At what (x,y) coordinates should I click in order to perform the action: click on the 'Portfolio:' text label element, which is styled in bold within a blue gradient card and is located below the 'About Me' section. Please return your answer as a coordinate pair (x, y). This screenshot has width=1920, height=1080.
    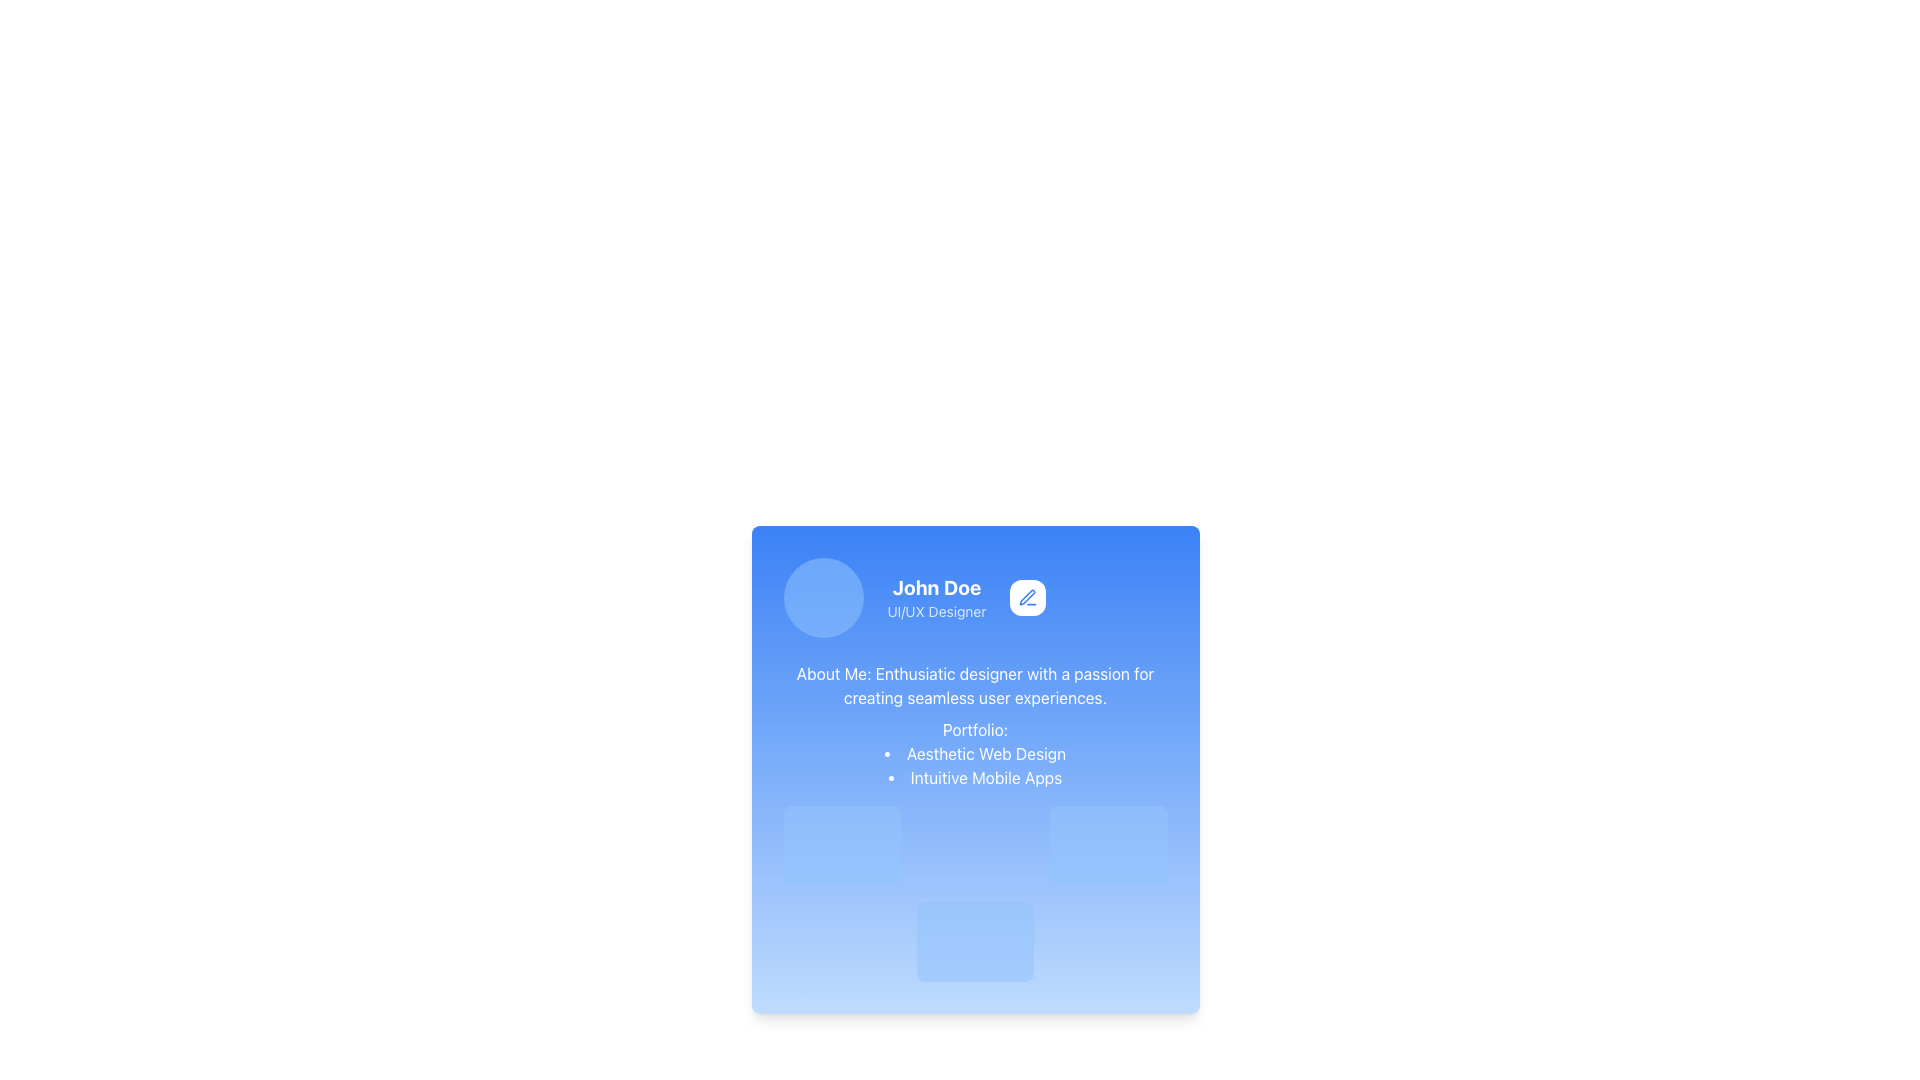
    Looking at the image, I should click on (975, 729).